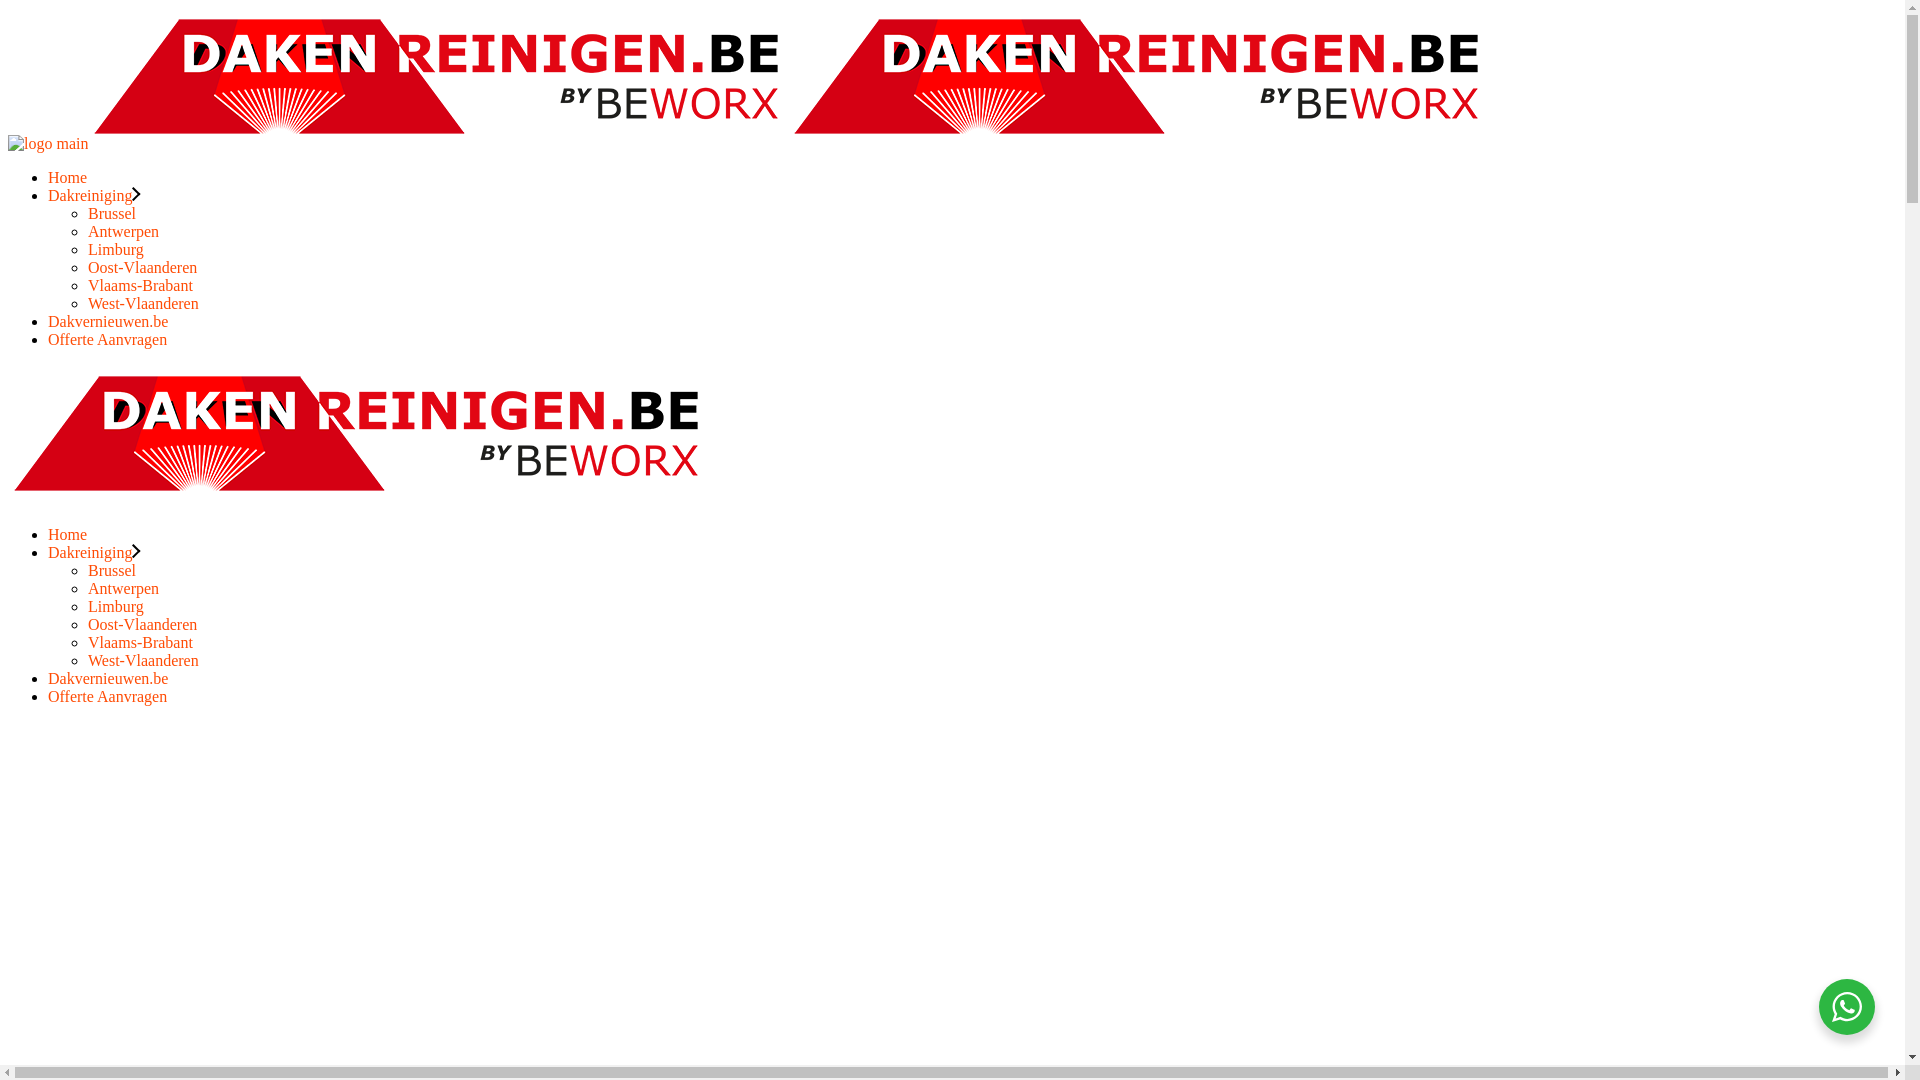  I want to click on 'Vlaams-Brabant', so click(139, 642).